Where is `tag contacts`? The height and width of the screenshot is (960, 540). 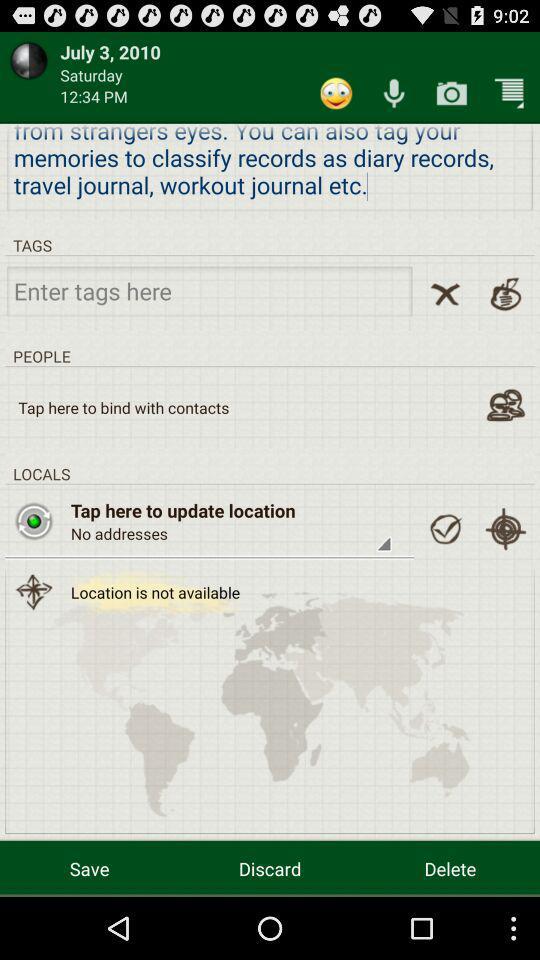 tag contacts is located at coordinates (504, 404).